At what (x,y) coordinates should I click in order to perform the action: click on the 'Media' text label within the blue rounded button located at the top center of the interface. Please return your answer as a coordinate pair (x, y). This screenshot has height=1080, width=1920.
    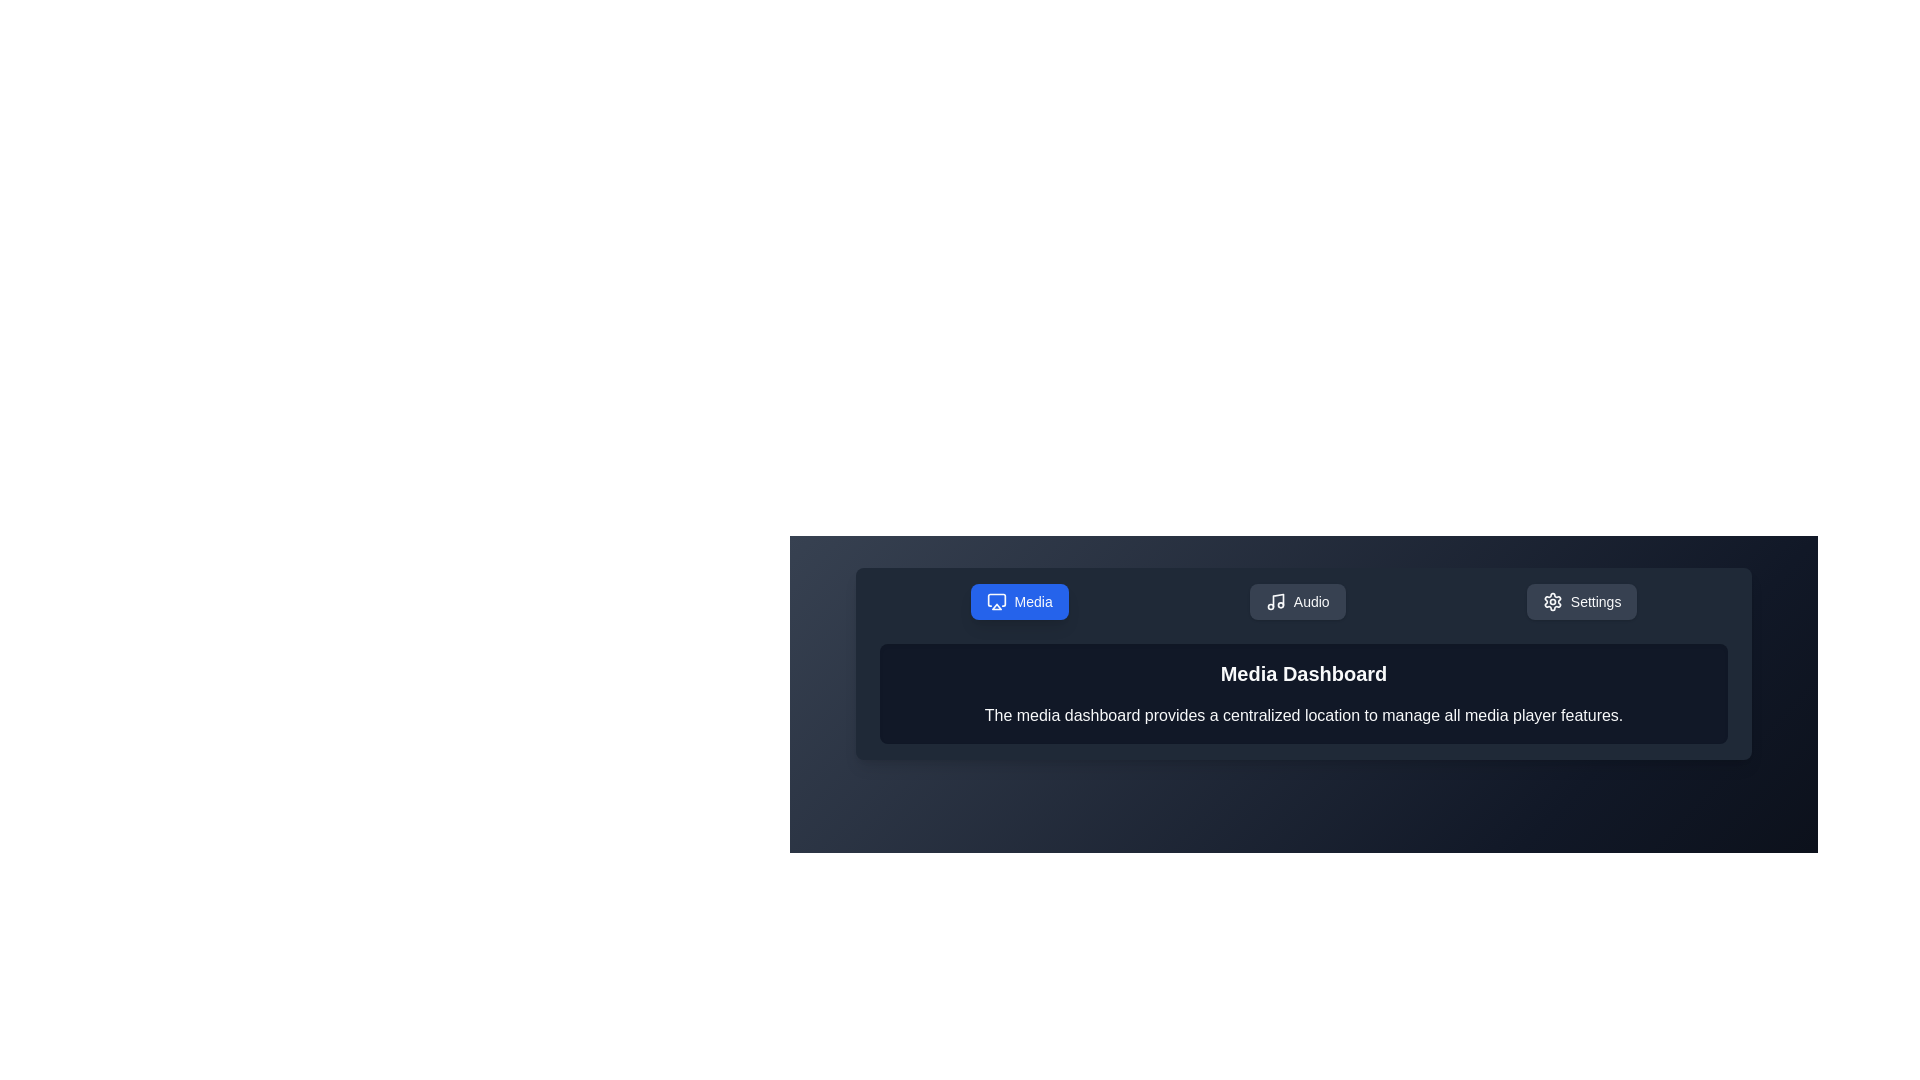
    Looking at the image, I should click on (1033, 600).